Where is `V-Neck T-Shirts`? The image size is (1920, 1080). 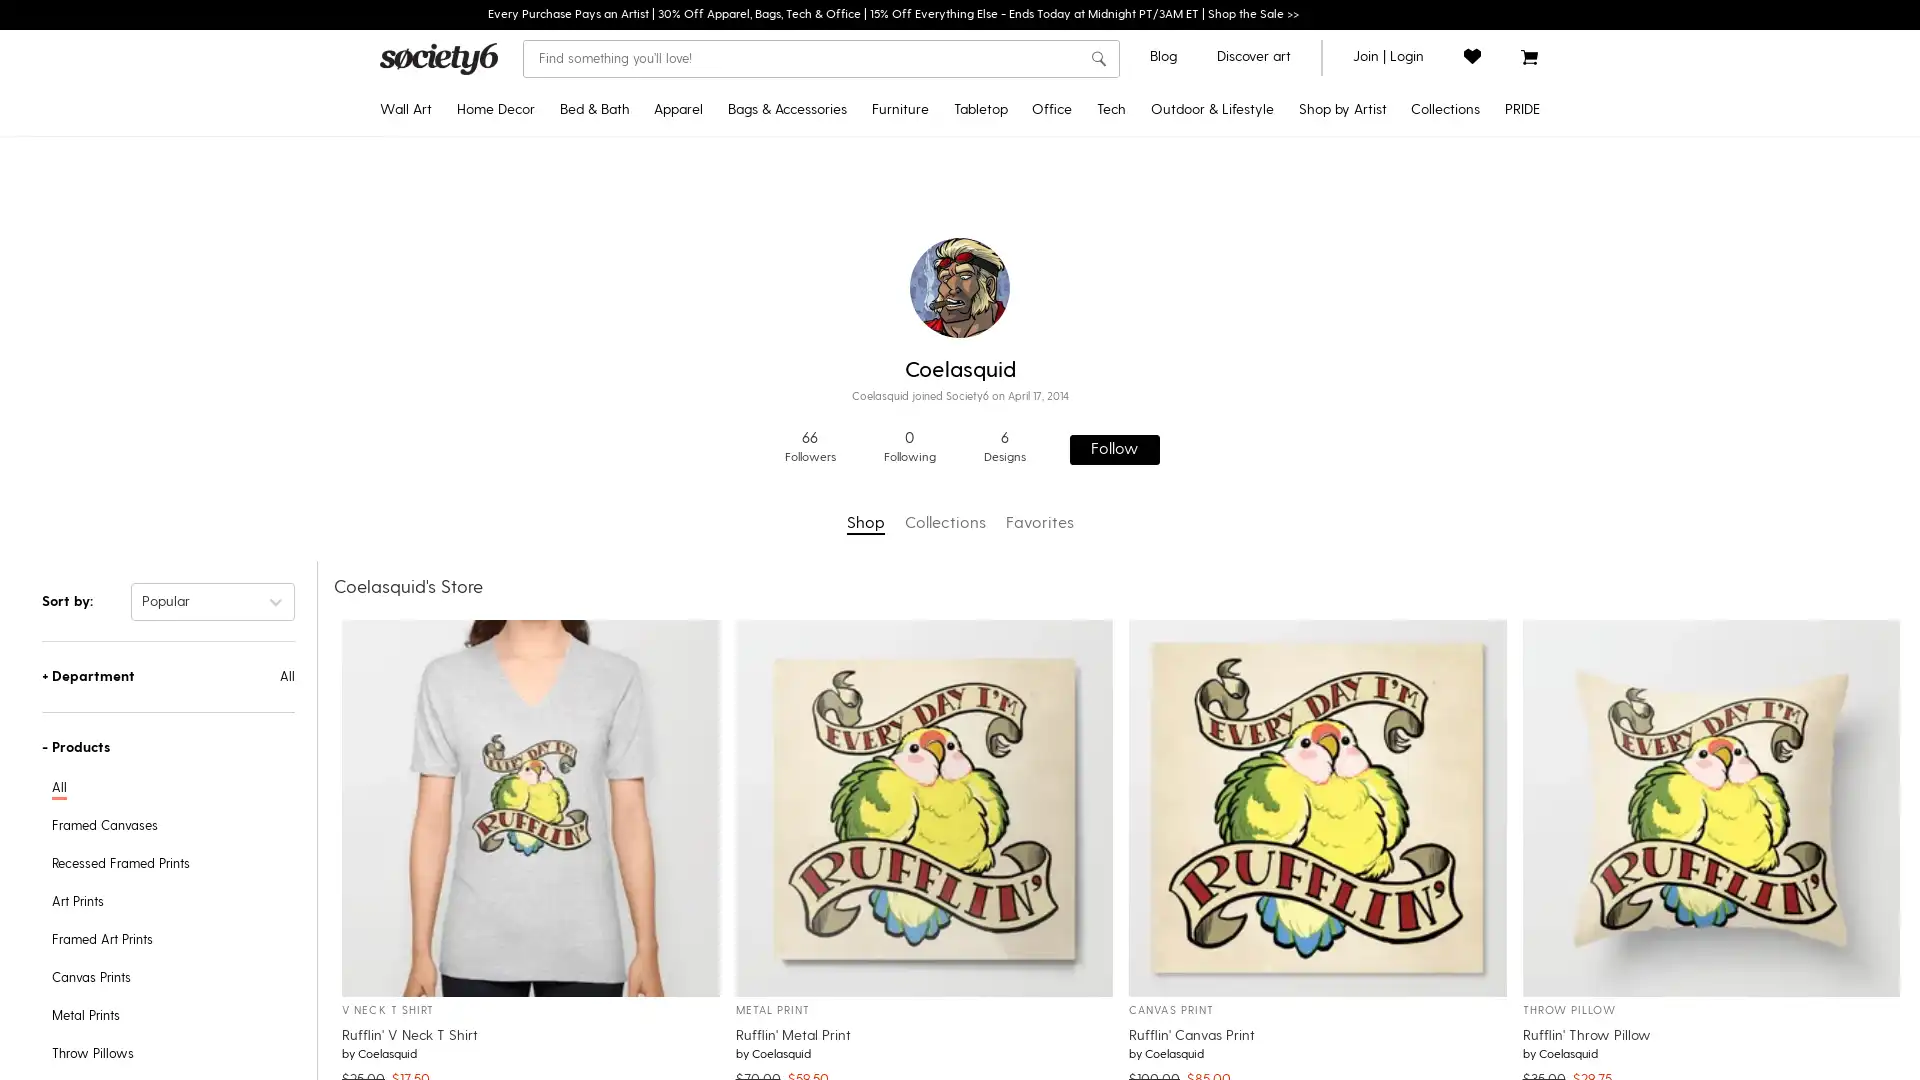 V-Neck T-Shirts is located at coordinates (741, 320).